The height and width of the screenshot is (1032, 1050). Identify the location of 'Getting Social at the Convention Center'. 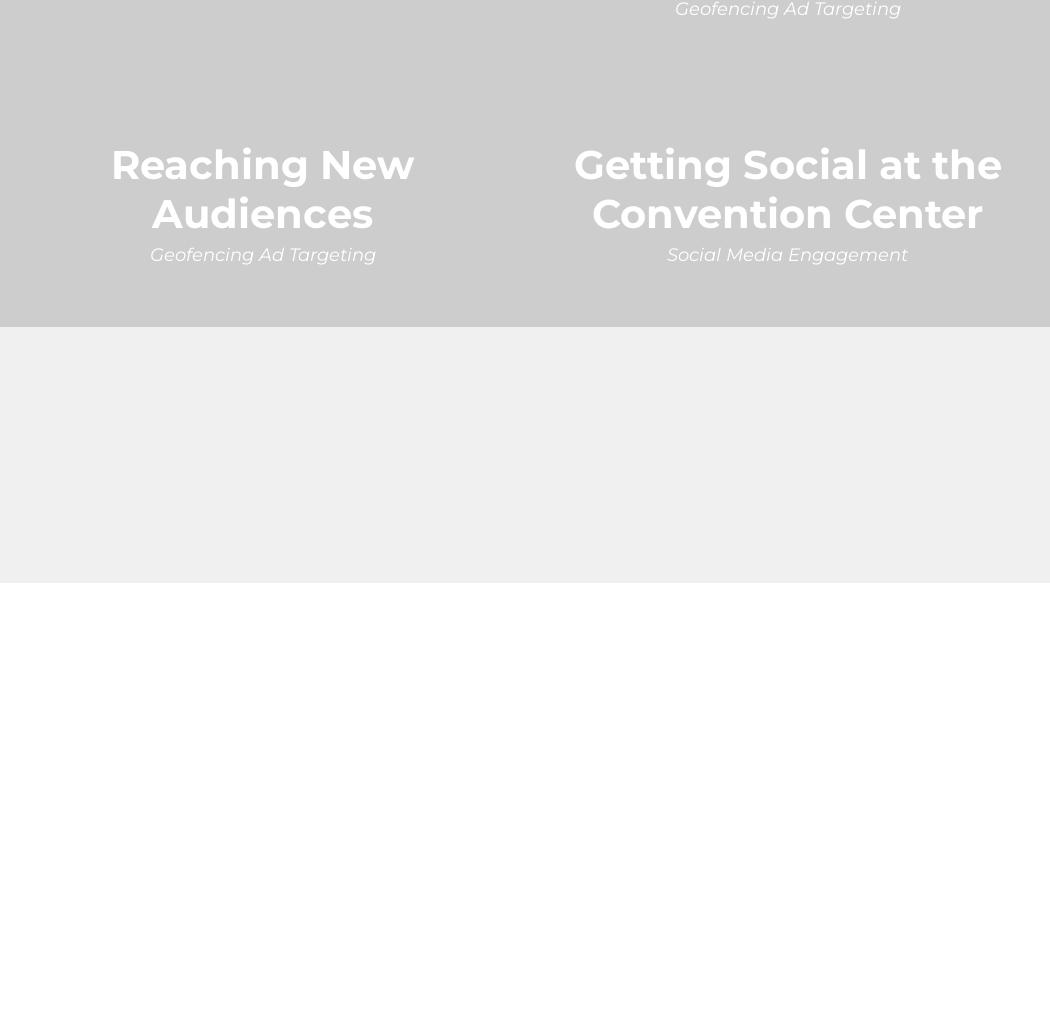
(786, 187).